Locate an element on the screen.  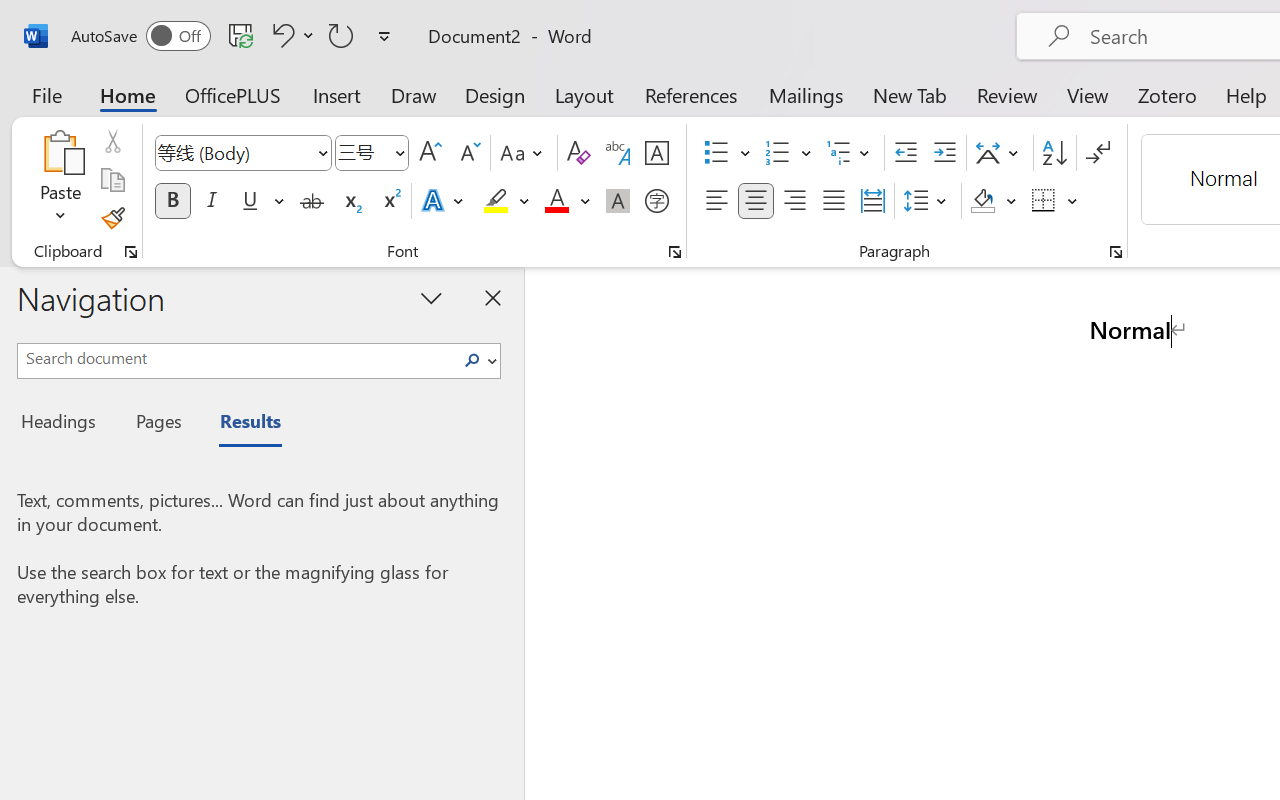
'Shading' is located at coordinates (993, 201).